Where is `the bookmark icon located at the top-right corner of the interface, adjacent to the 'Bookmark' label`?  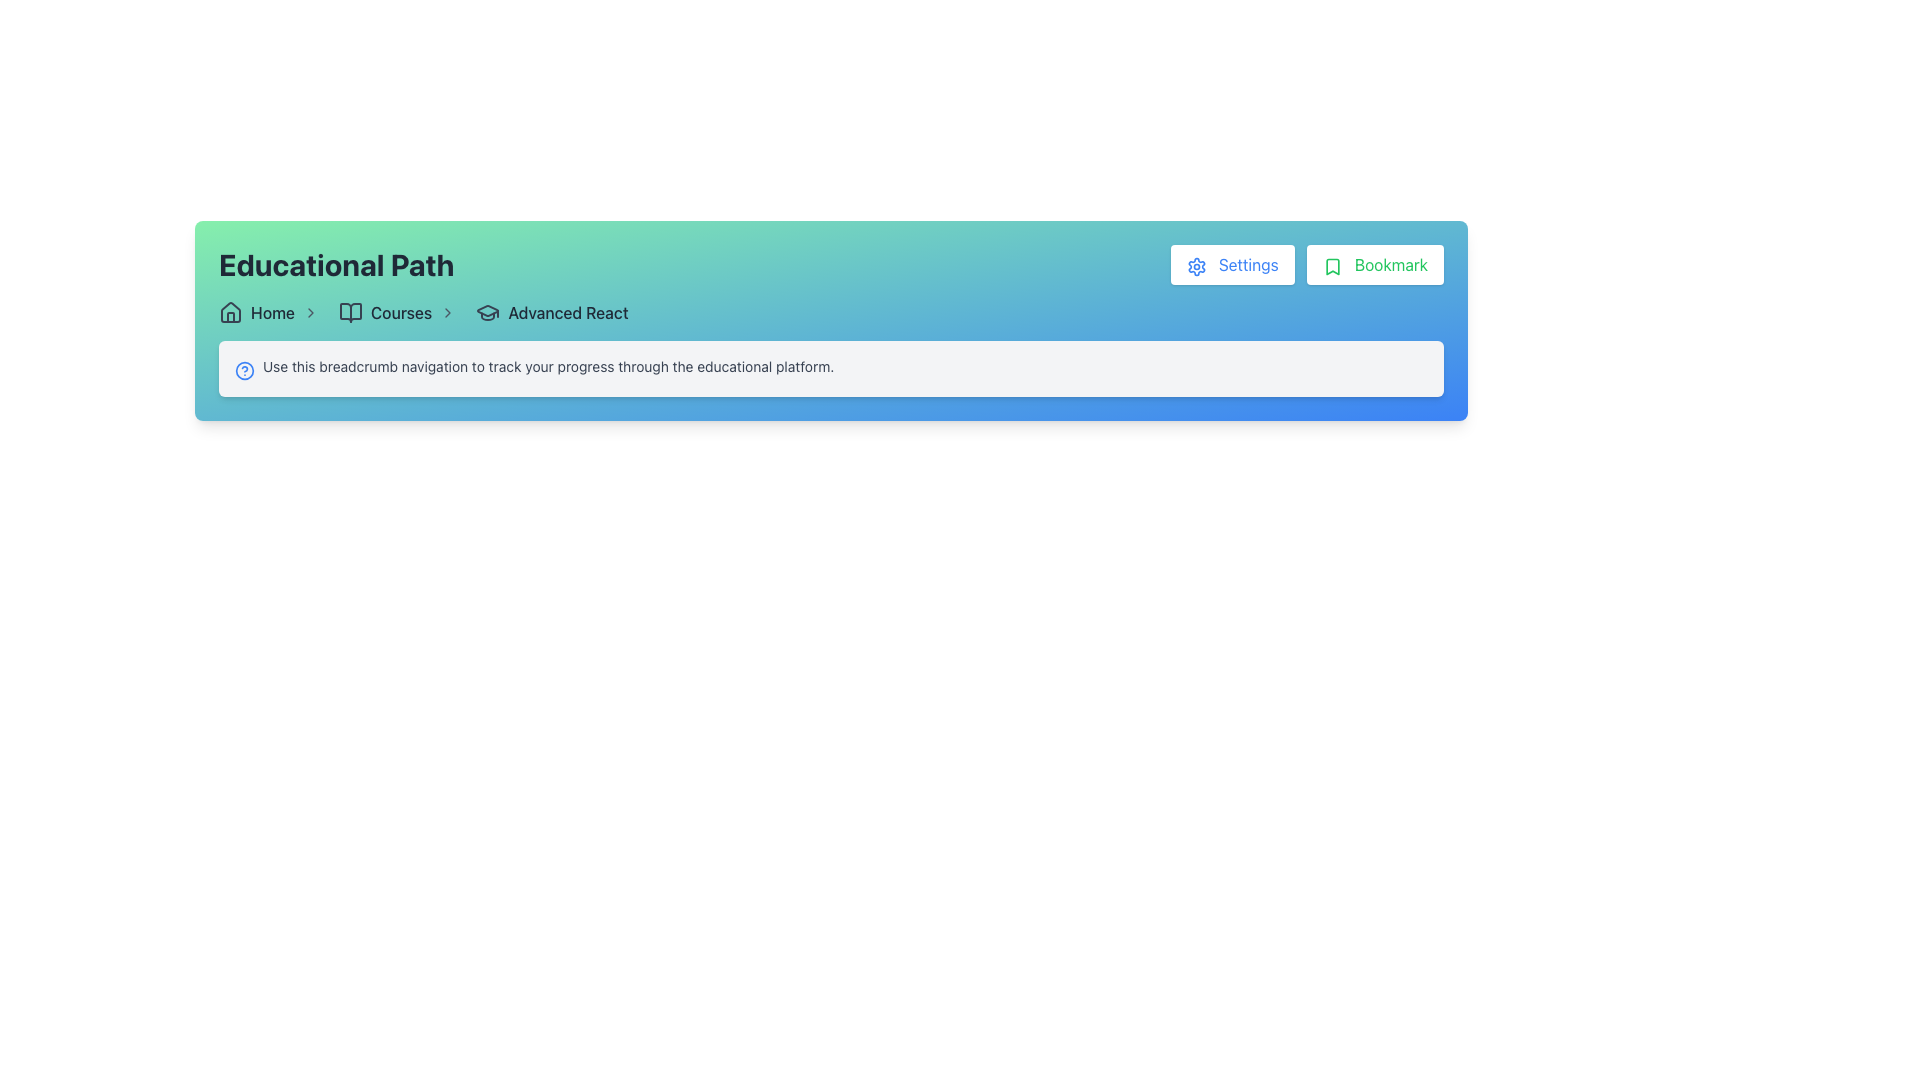
the bookmark icon located at the top-right corner of the interface, adjacent to the 'Bookmark' label is located at coordinates (1331, 265).